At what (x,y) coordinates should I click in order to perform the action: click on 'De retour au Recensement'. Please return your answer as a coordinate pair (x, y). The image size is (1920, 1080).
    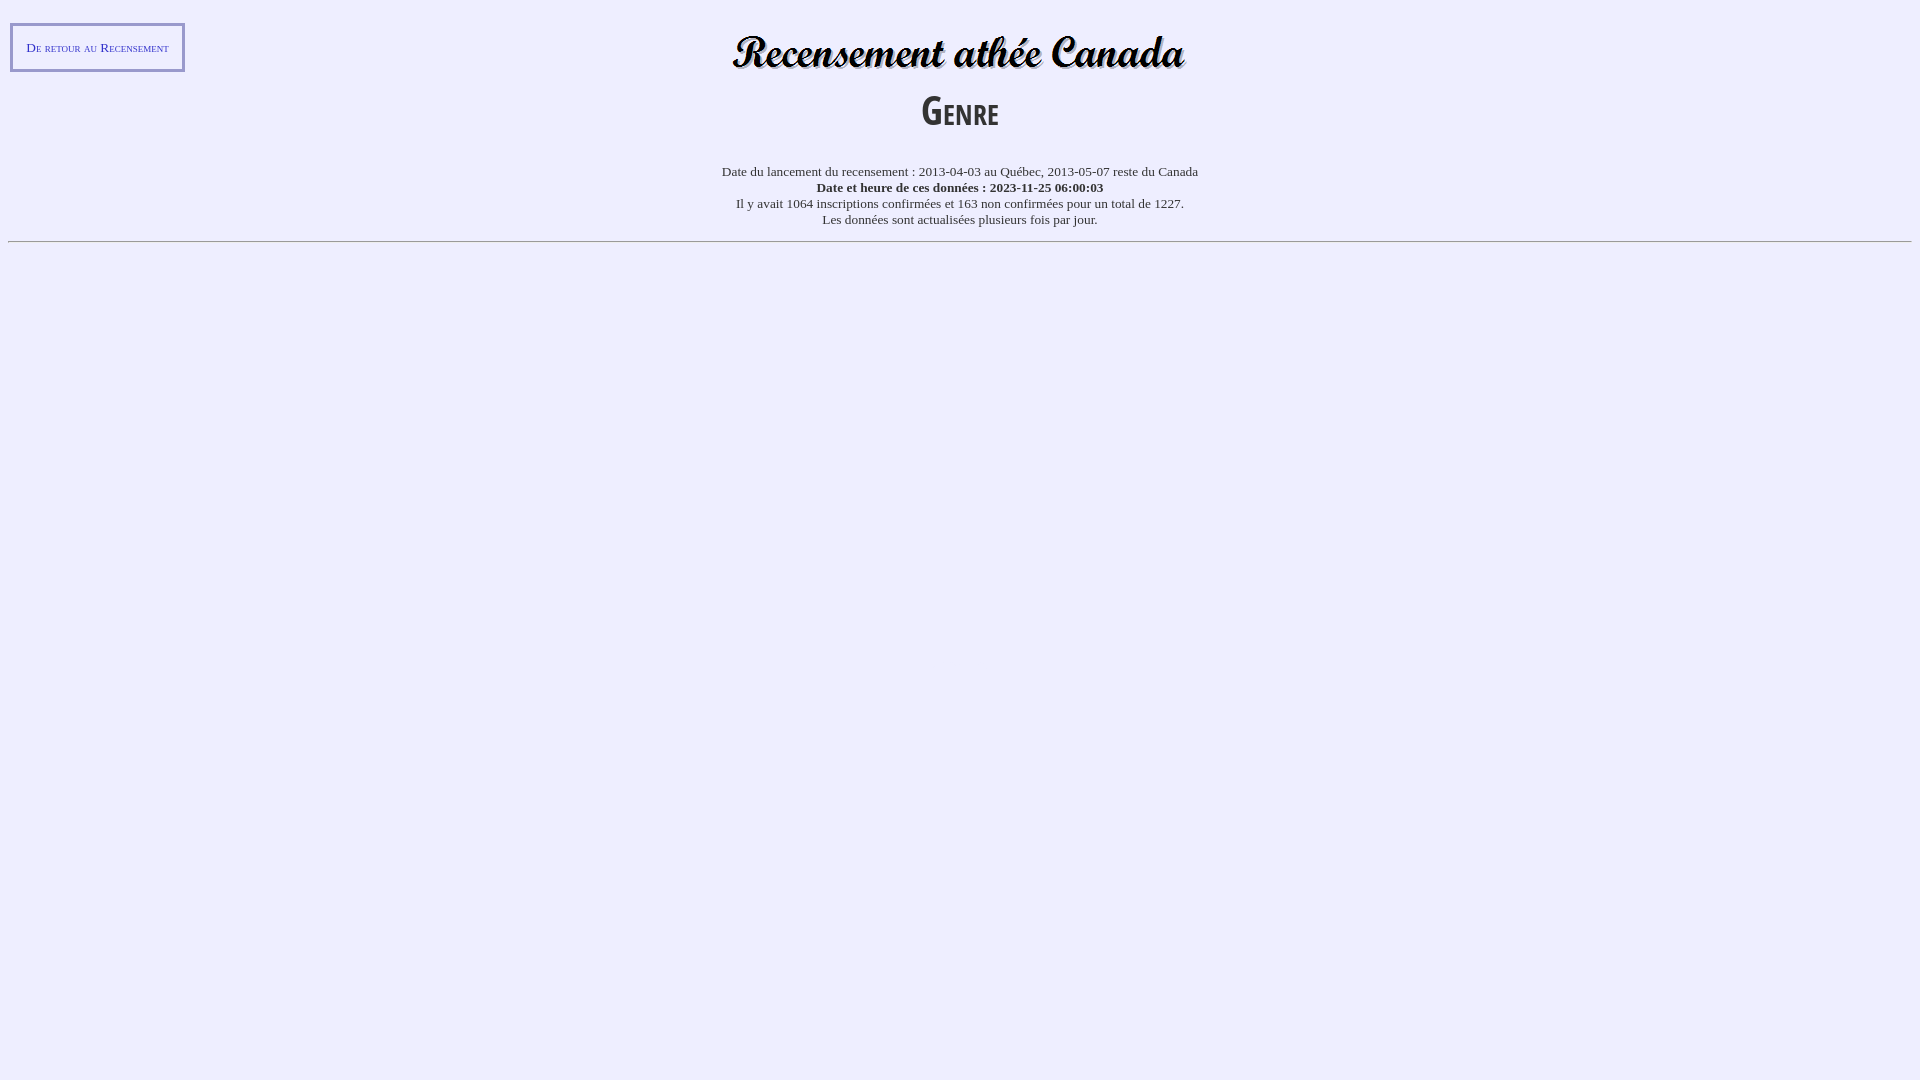
    Looking at the image, I should click on (25, 46).